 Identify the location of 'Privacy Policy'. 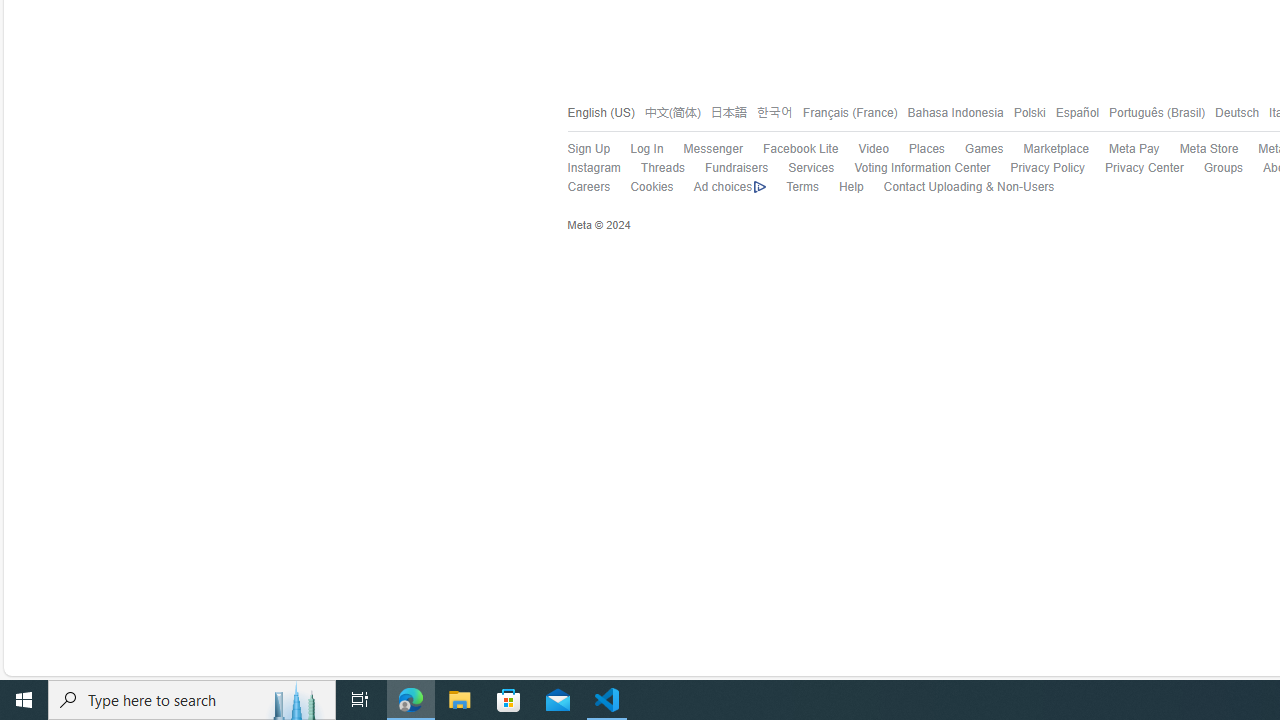
(1046, 167).